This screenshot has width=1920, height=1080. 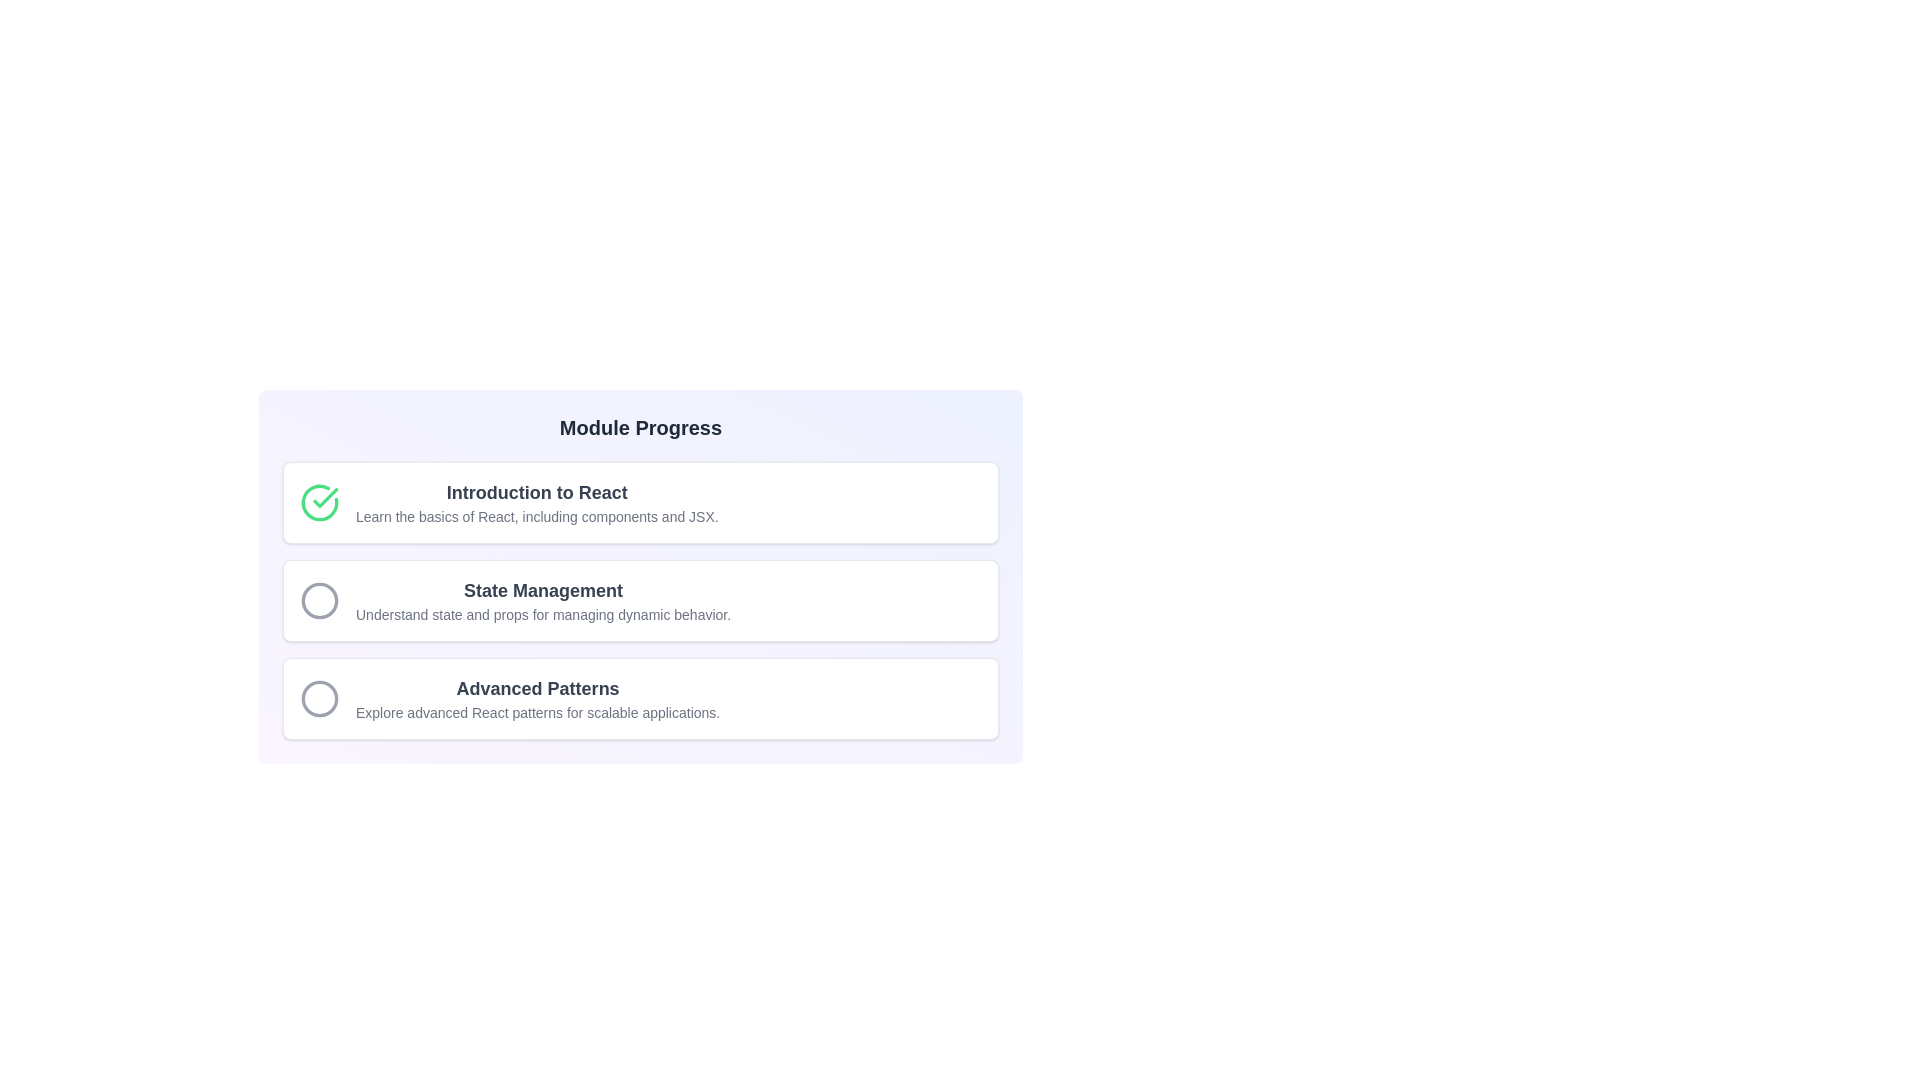 I want to click on the third selectable course module item, which provides information about its content, so click(x=641, y=697).